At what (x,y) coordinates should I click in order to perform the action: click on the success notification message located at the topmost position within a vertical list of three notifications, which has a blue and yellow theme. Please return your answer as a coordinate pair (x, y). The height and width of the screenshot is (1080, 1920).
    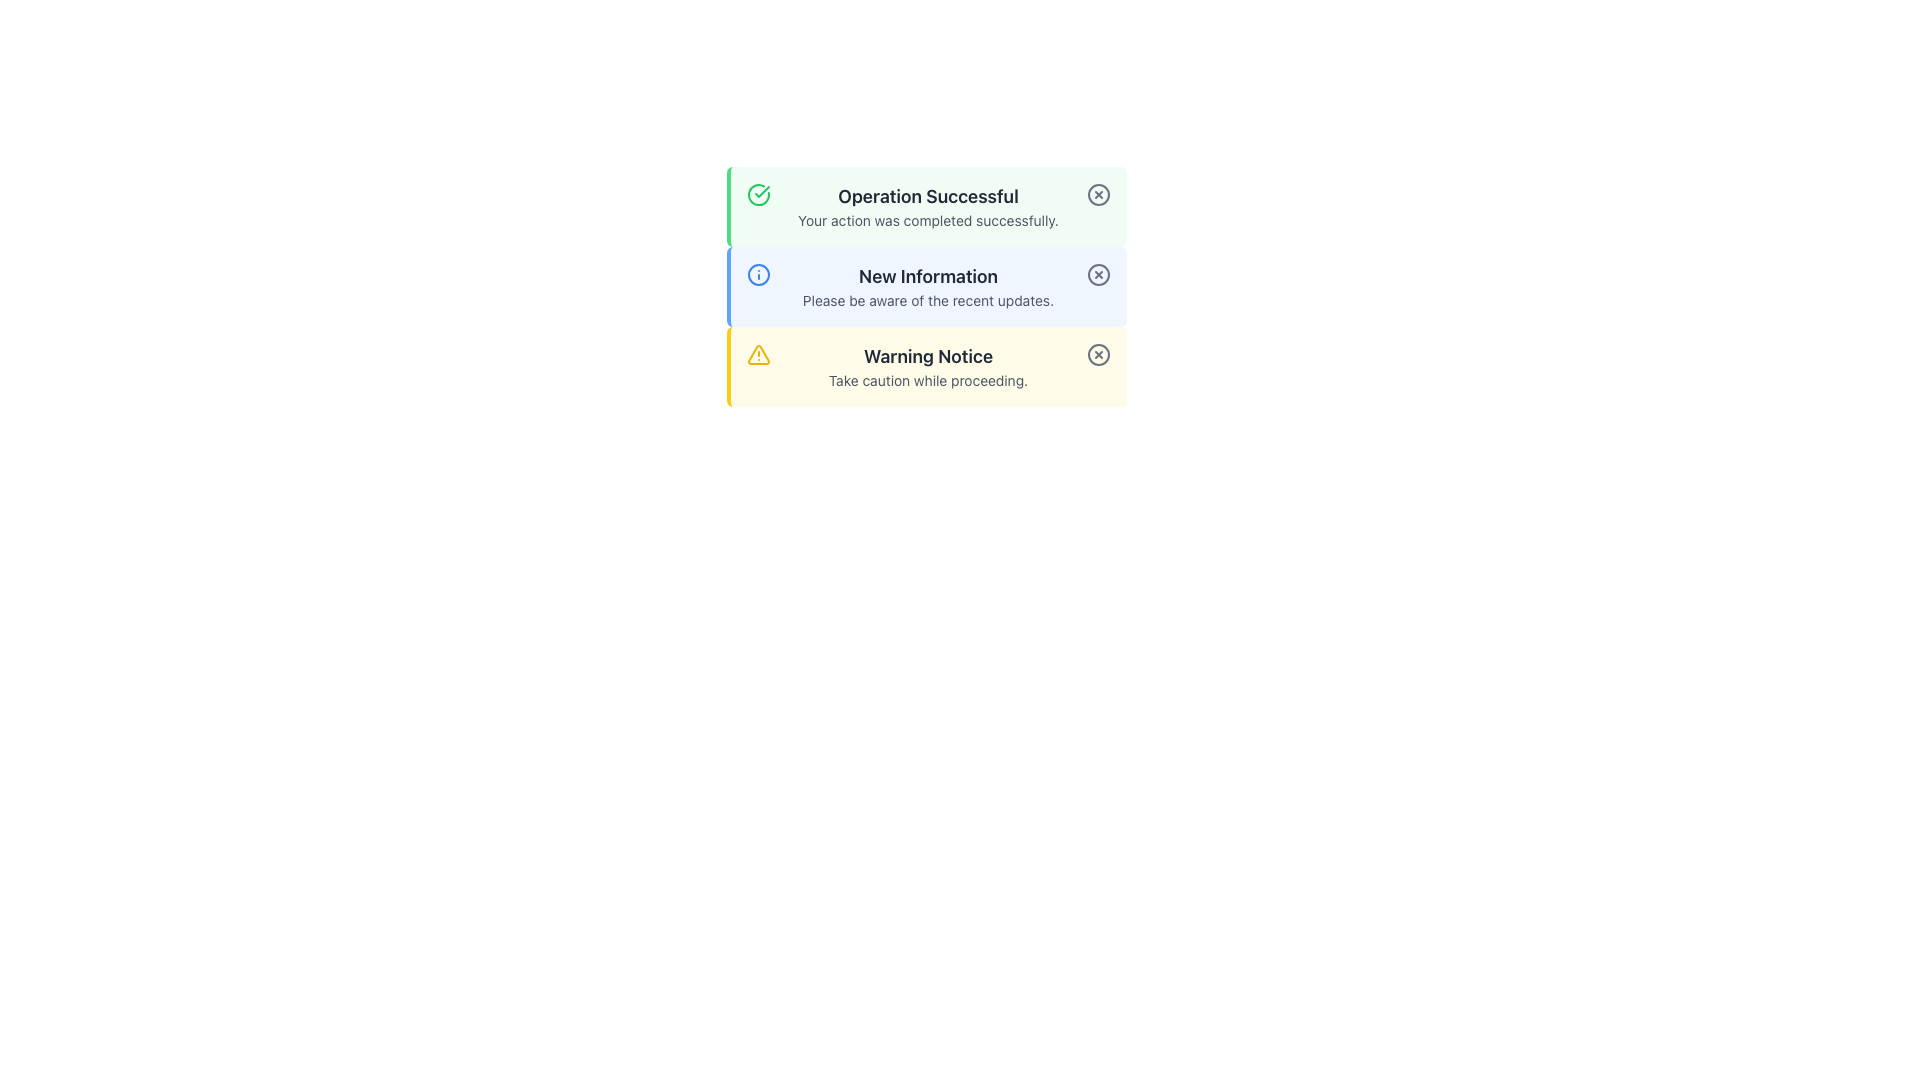
    Looking at the image, I should click on (925, 207).